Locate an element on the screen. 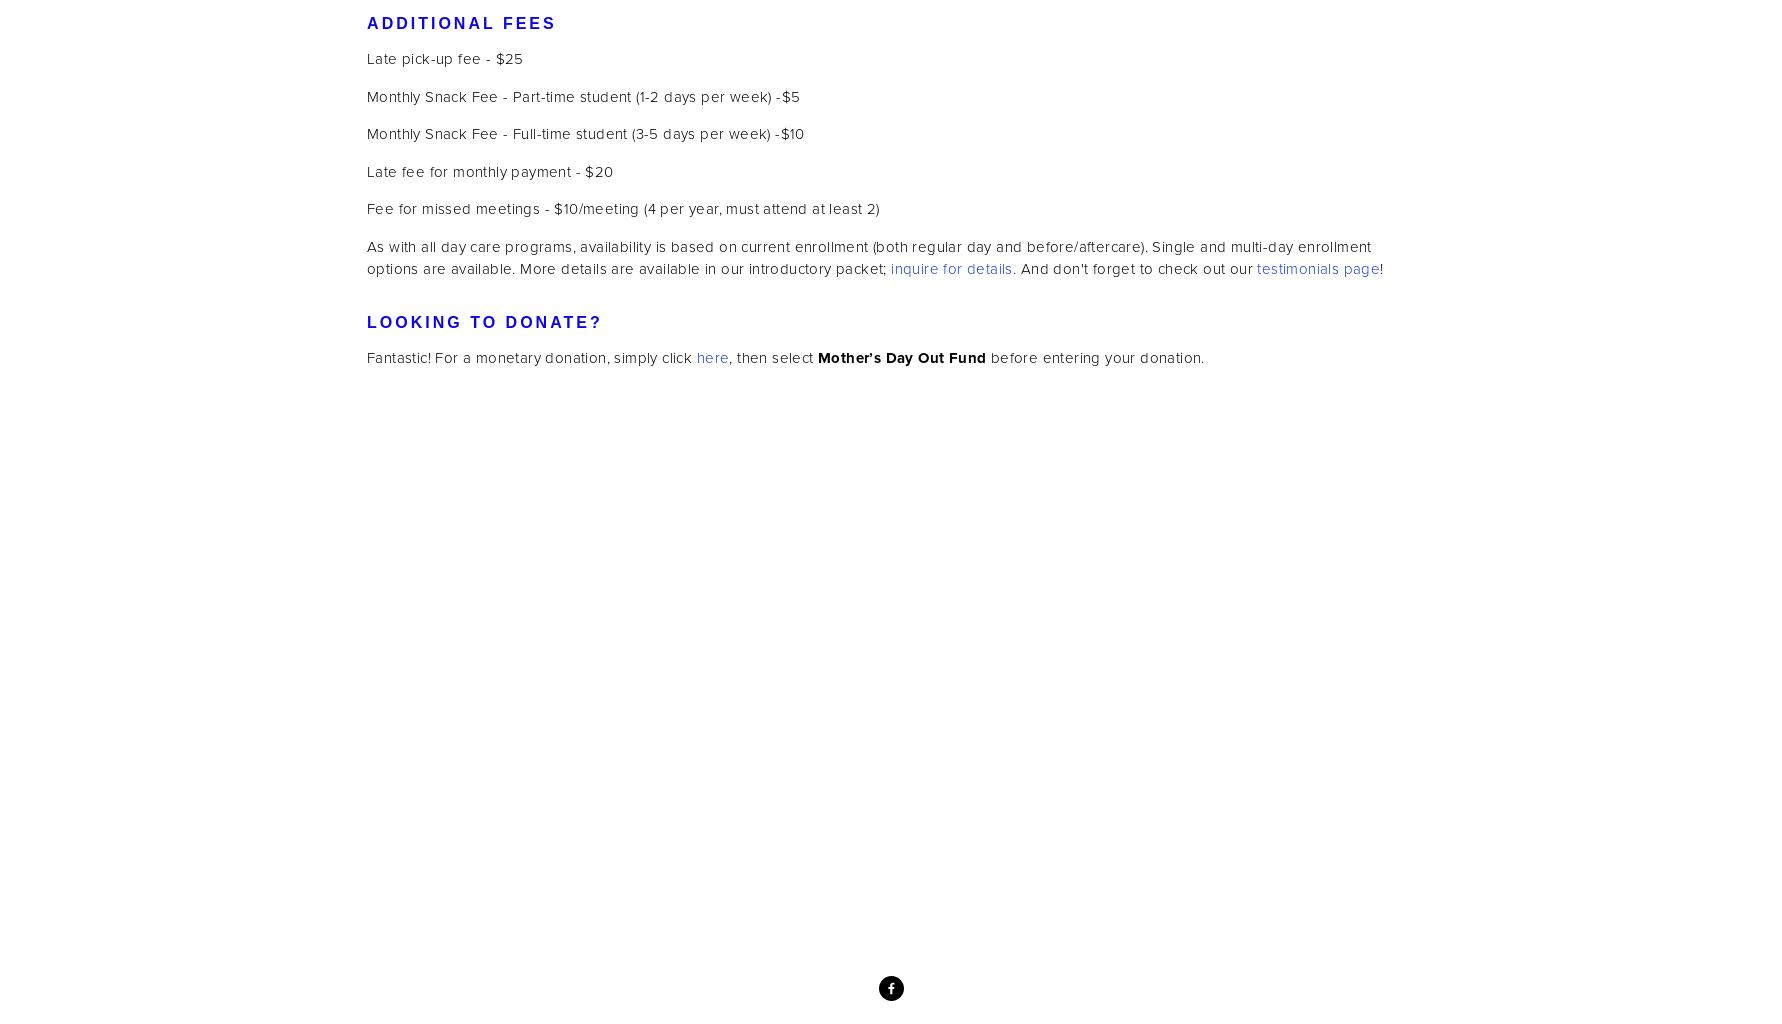  'Fee for missed meetings - $10/meeting (4 per year, must attend at least 2)' is located at coordinates (622, 208).